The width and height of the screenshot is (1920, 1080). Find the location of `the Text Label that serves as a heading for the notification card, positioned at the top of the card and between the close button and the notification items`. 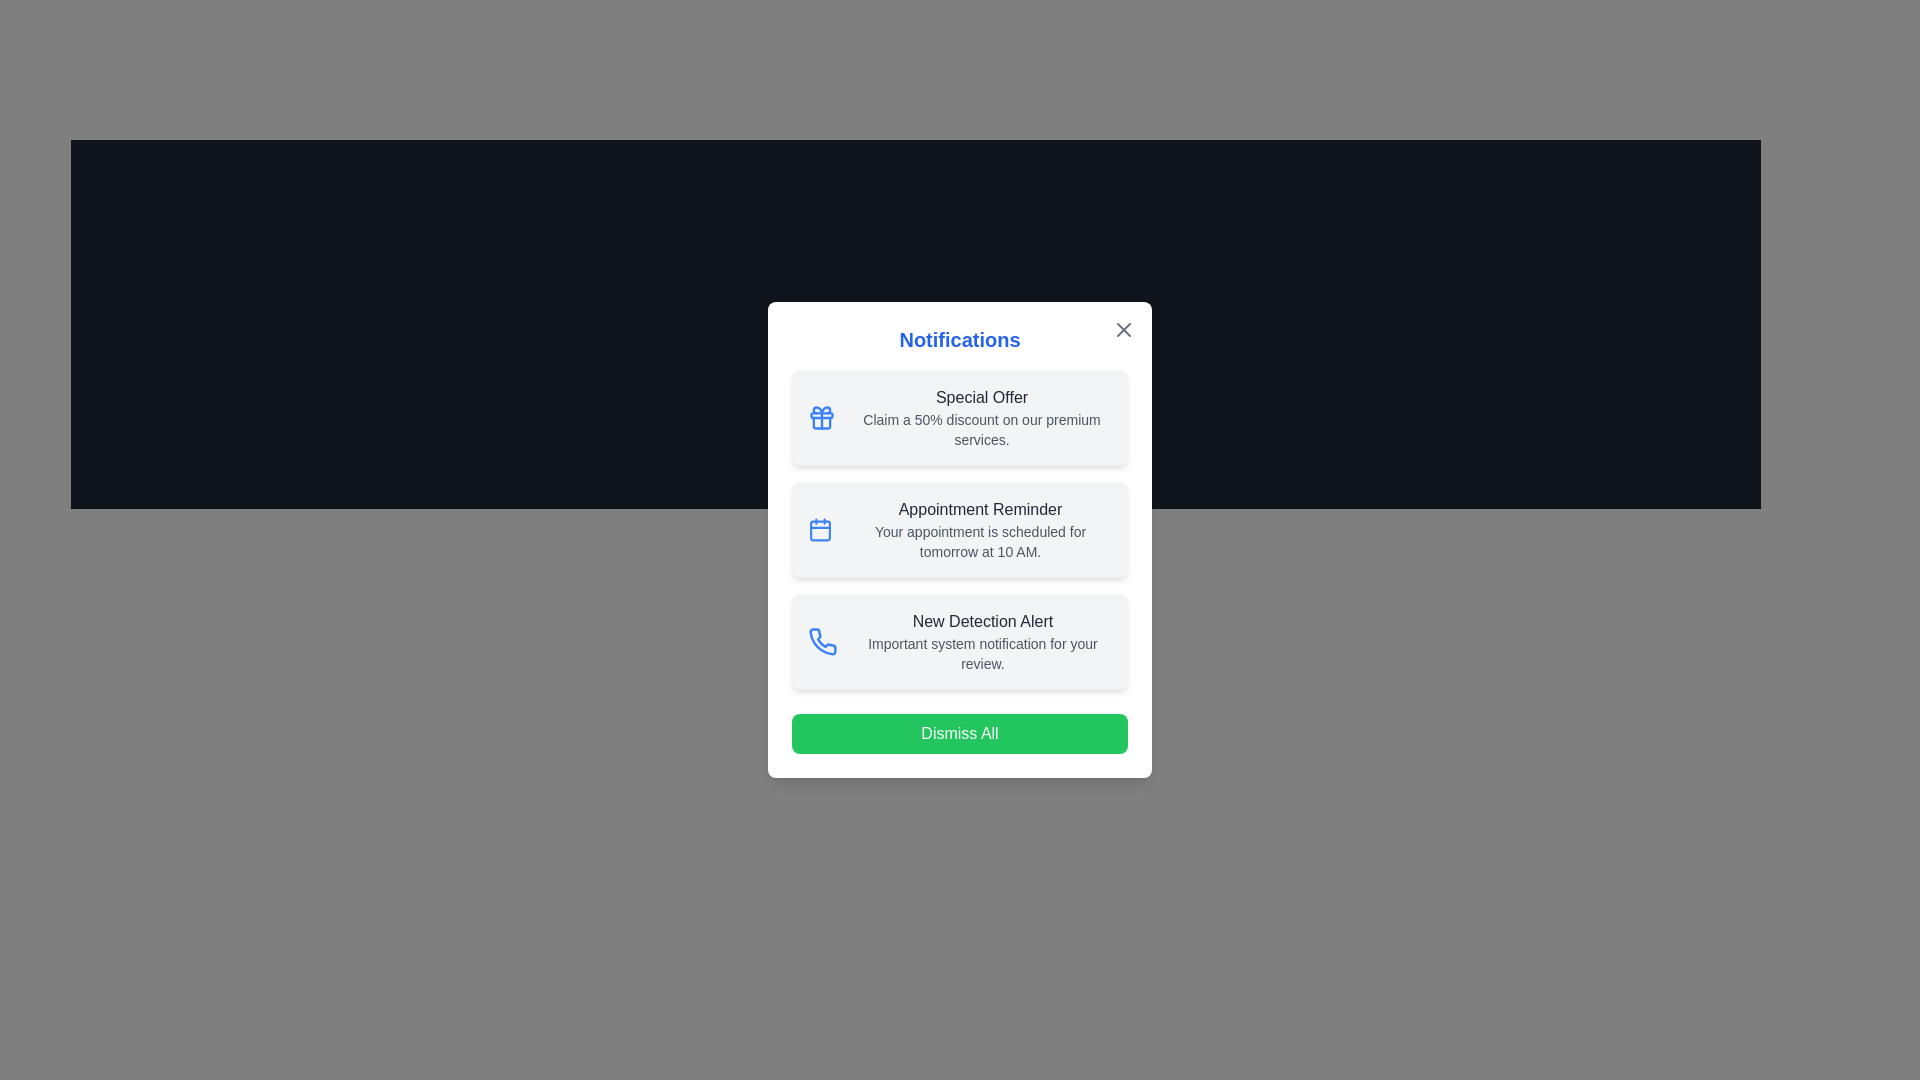

the Text Label that serves as a heading for the notification card, positioned at the top of the card and between the close button and the notification items is located at coordinates (960, 338).